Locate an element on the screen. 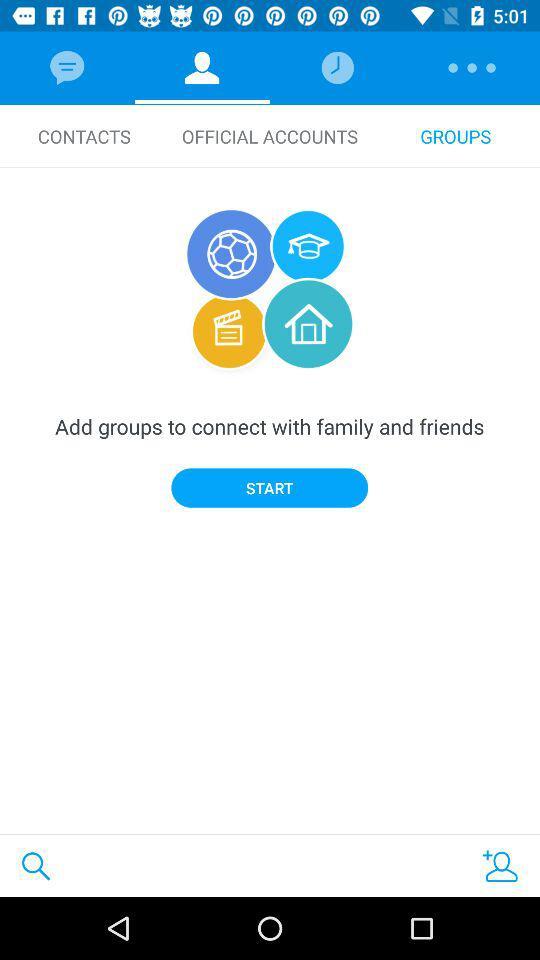 This screenshot has height=960, width=540. the item above add groups to item is located at coordinates (83, 135).